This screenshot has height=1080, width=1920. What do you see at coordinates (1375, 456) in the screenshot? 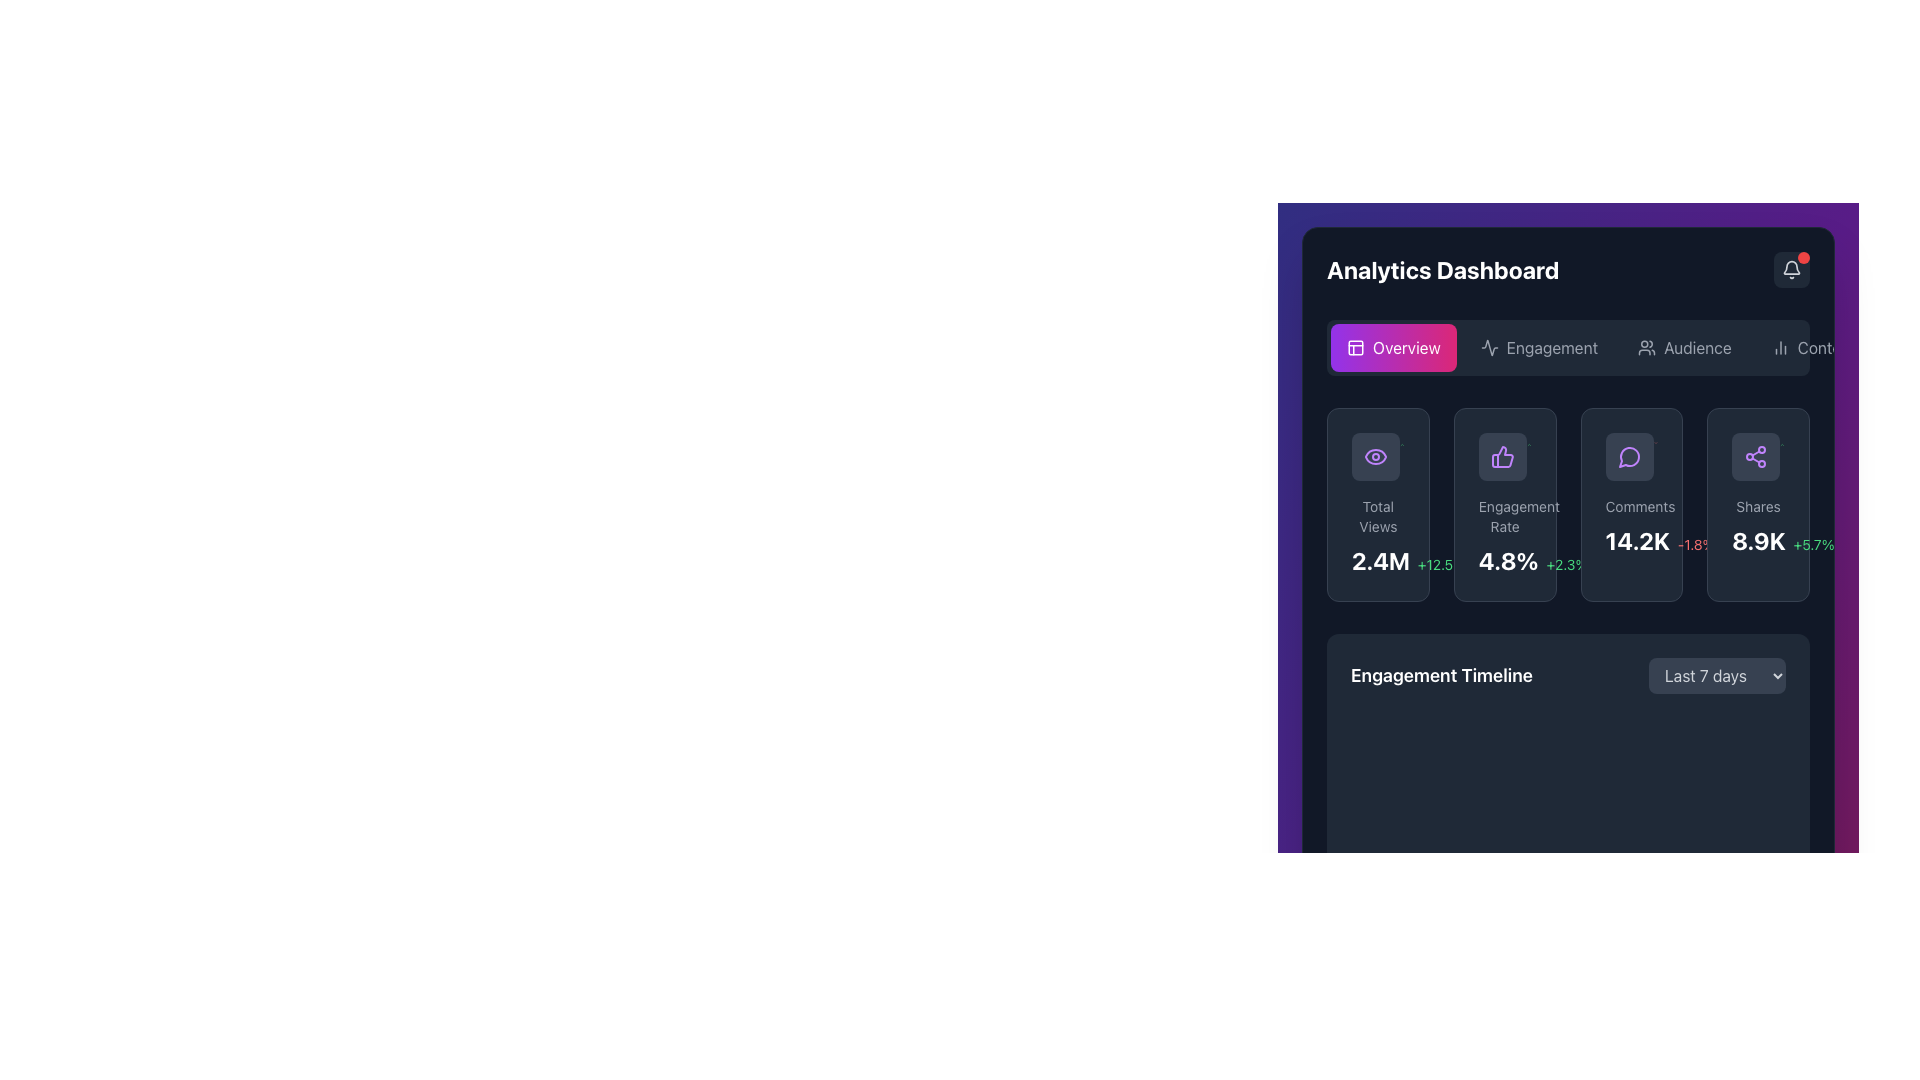
I see `the visibility icon button located on the left side of a row of interactive buttons below the page headers` at bounding box center [1375, 456].